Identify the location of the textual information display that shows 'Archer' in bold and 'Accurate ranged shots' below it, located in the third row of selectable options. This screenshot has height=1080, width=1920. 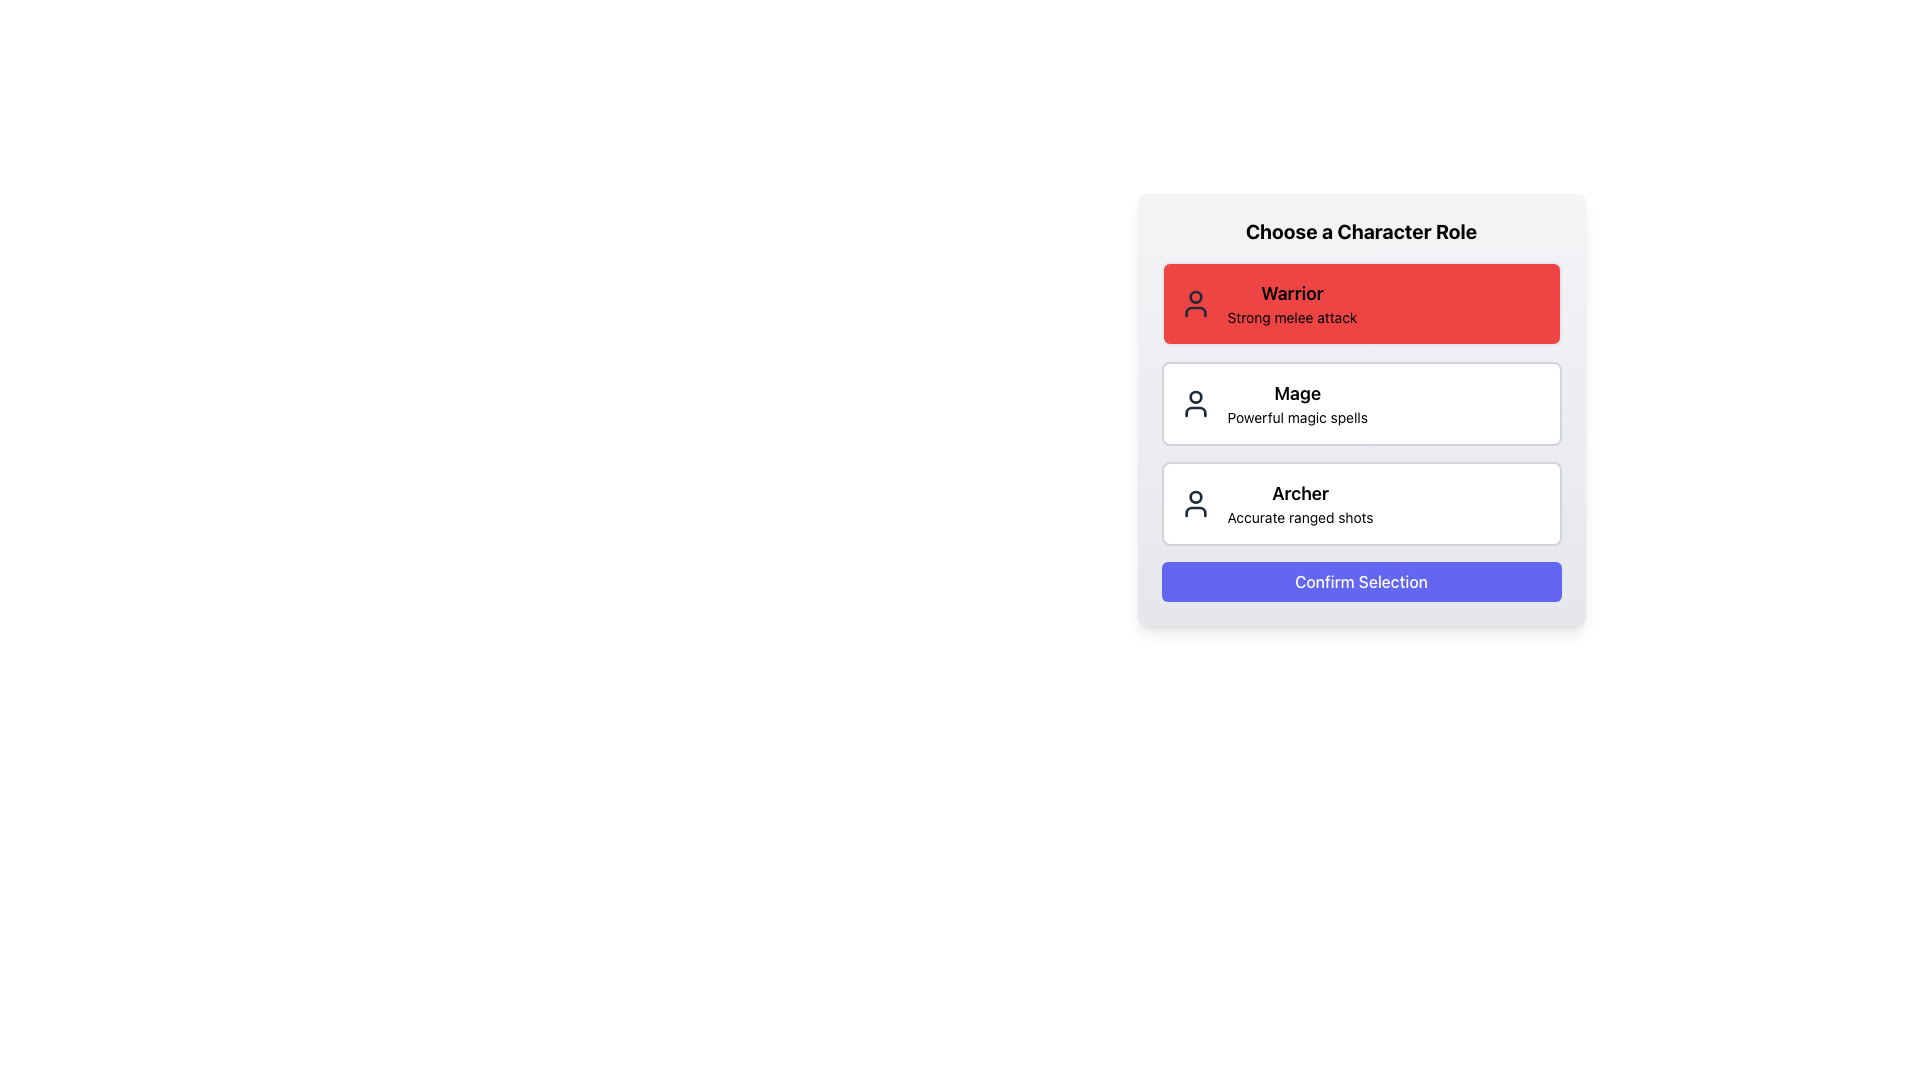
(1300, 503).